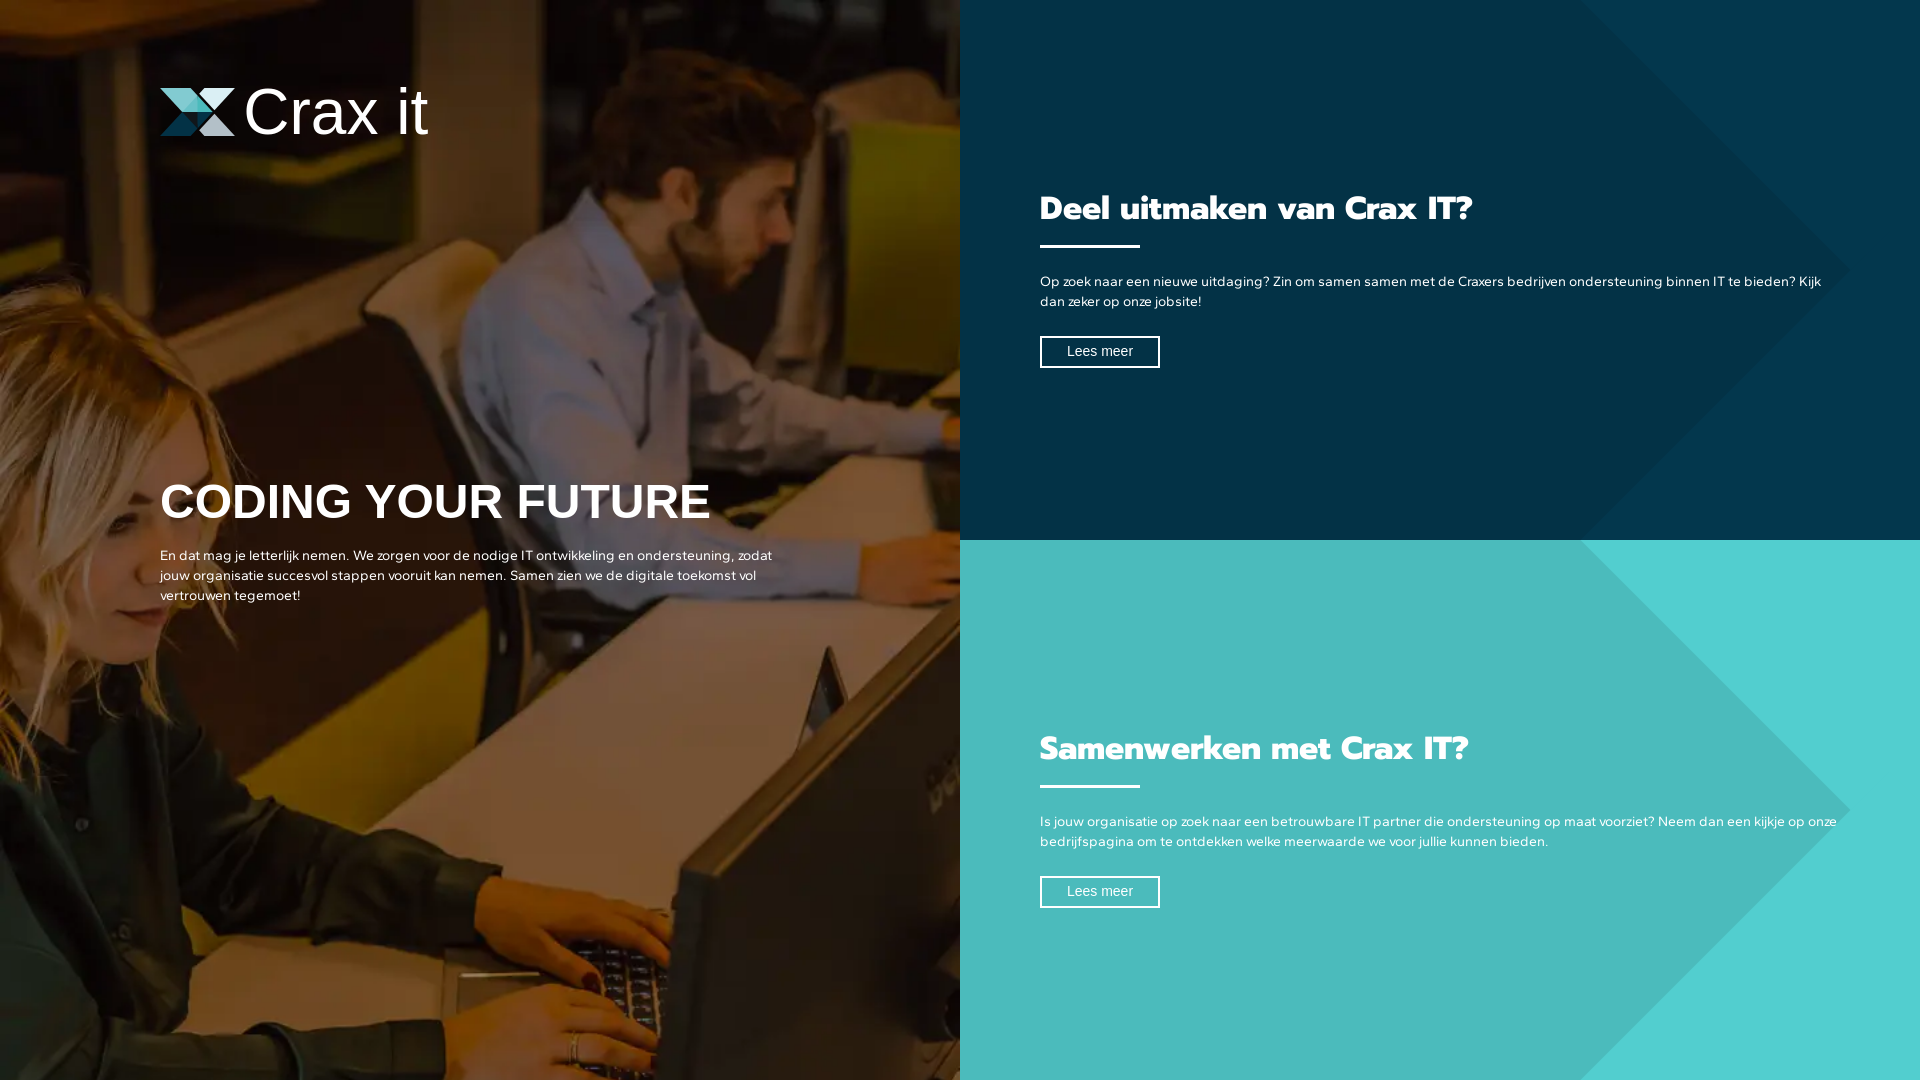 The height and width of the screenshot is (1080, 1920). Describe the element at coordinates (1098, 890) in the screenshot. I see `'Lees meer'` at that location.